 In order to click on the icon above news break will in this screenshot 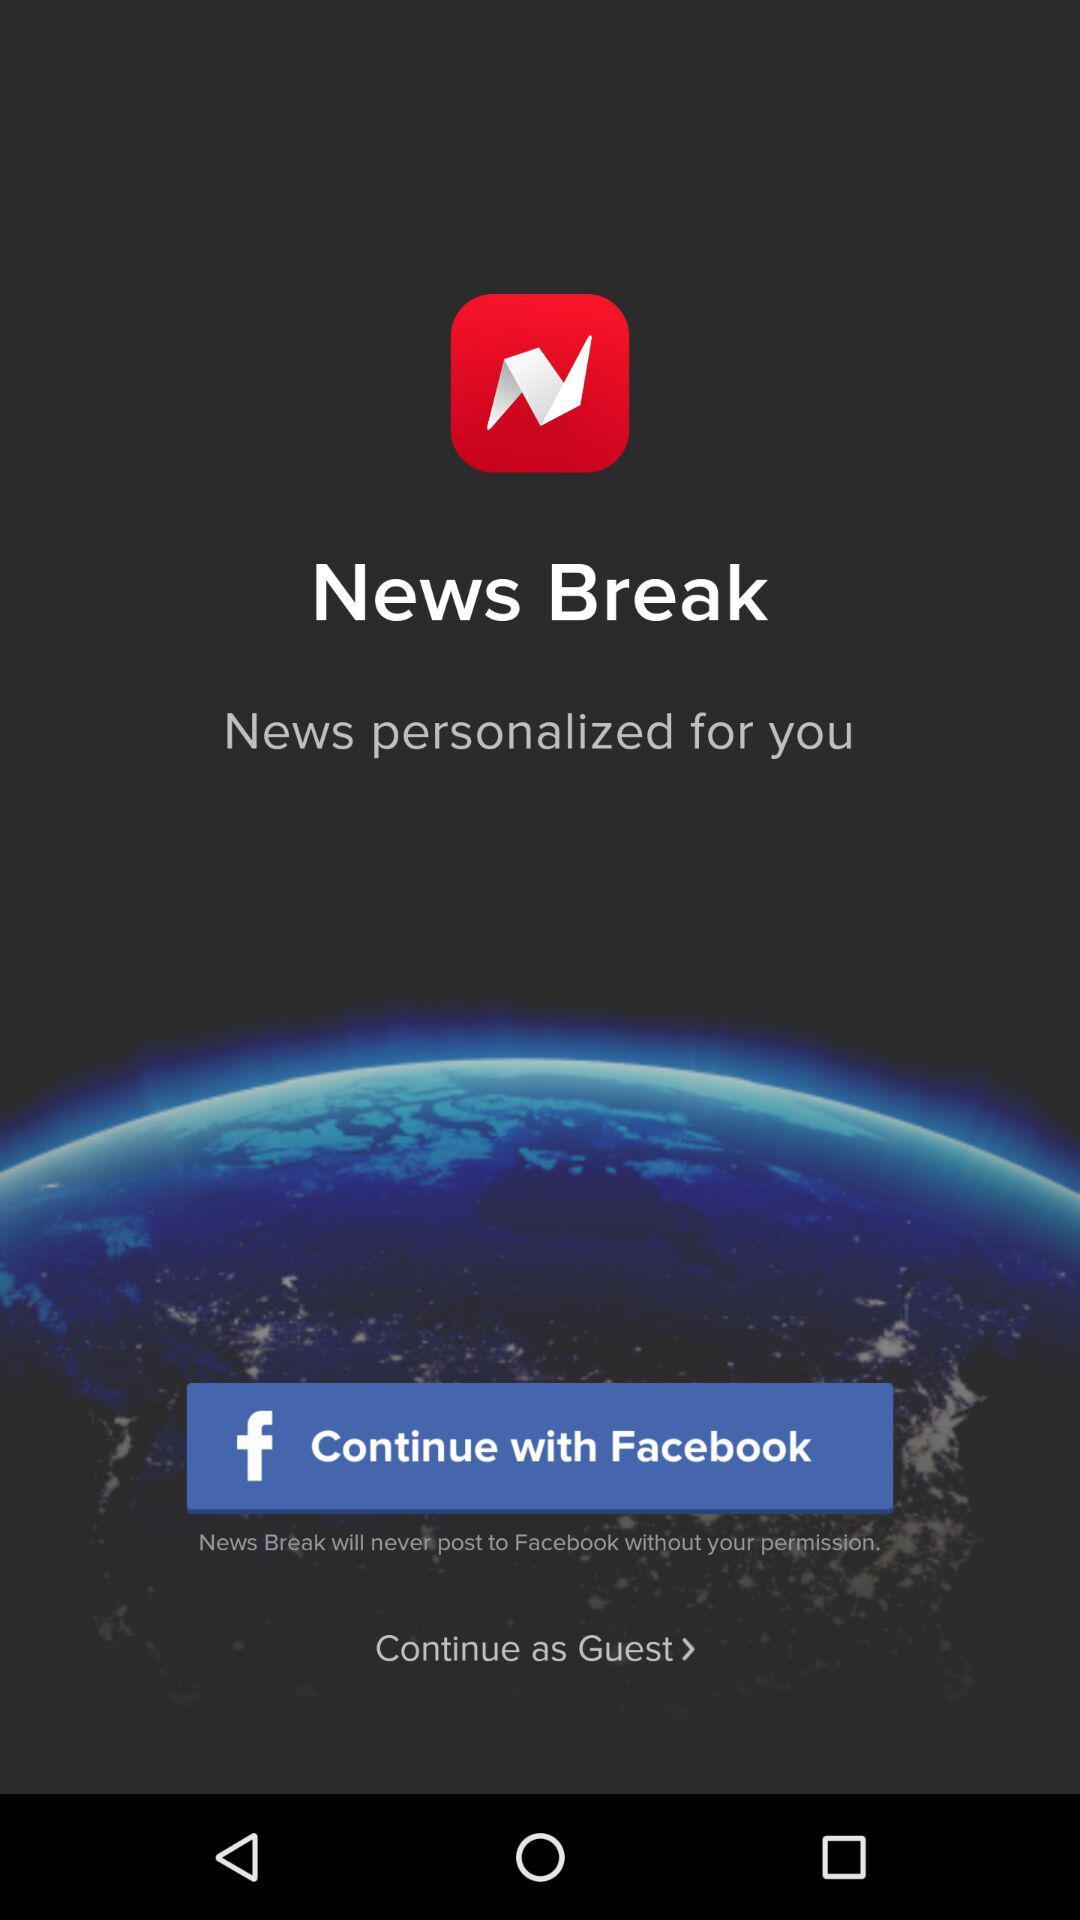, I will do `click(540, 1448)`.